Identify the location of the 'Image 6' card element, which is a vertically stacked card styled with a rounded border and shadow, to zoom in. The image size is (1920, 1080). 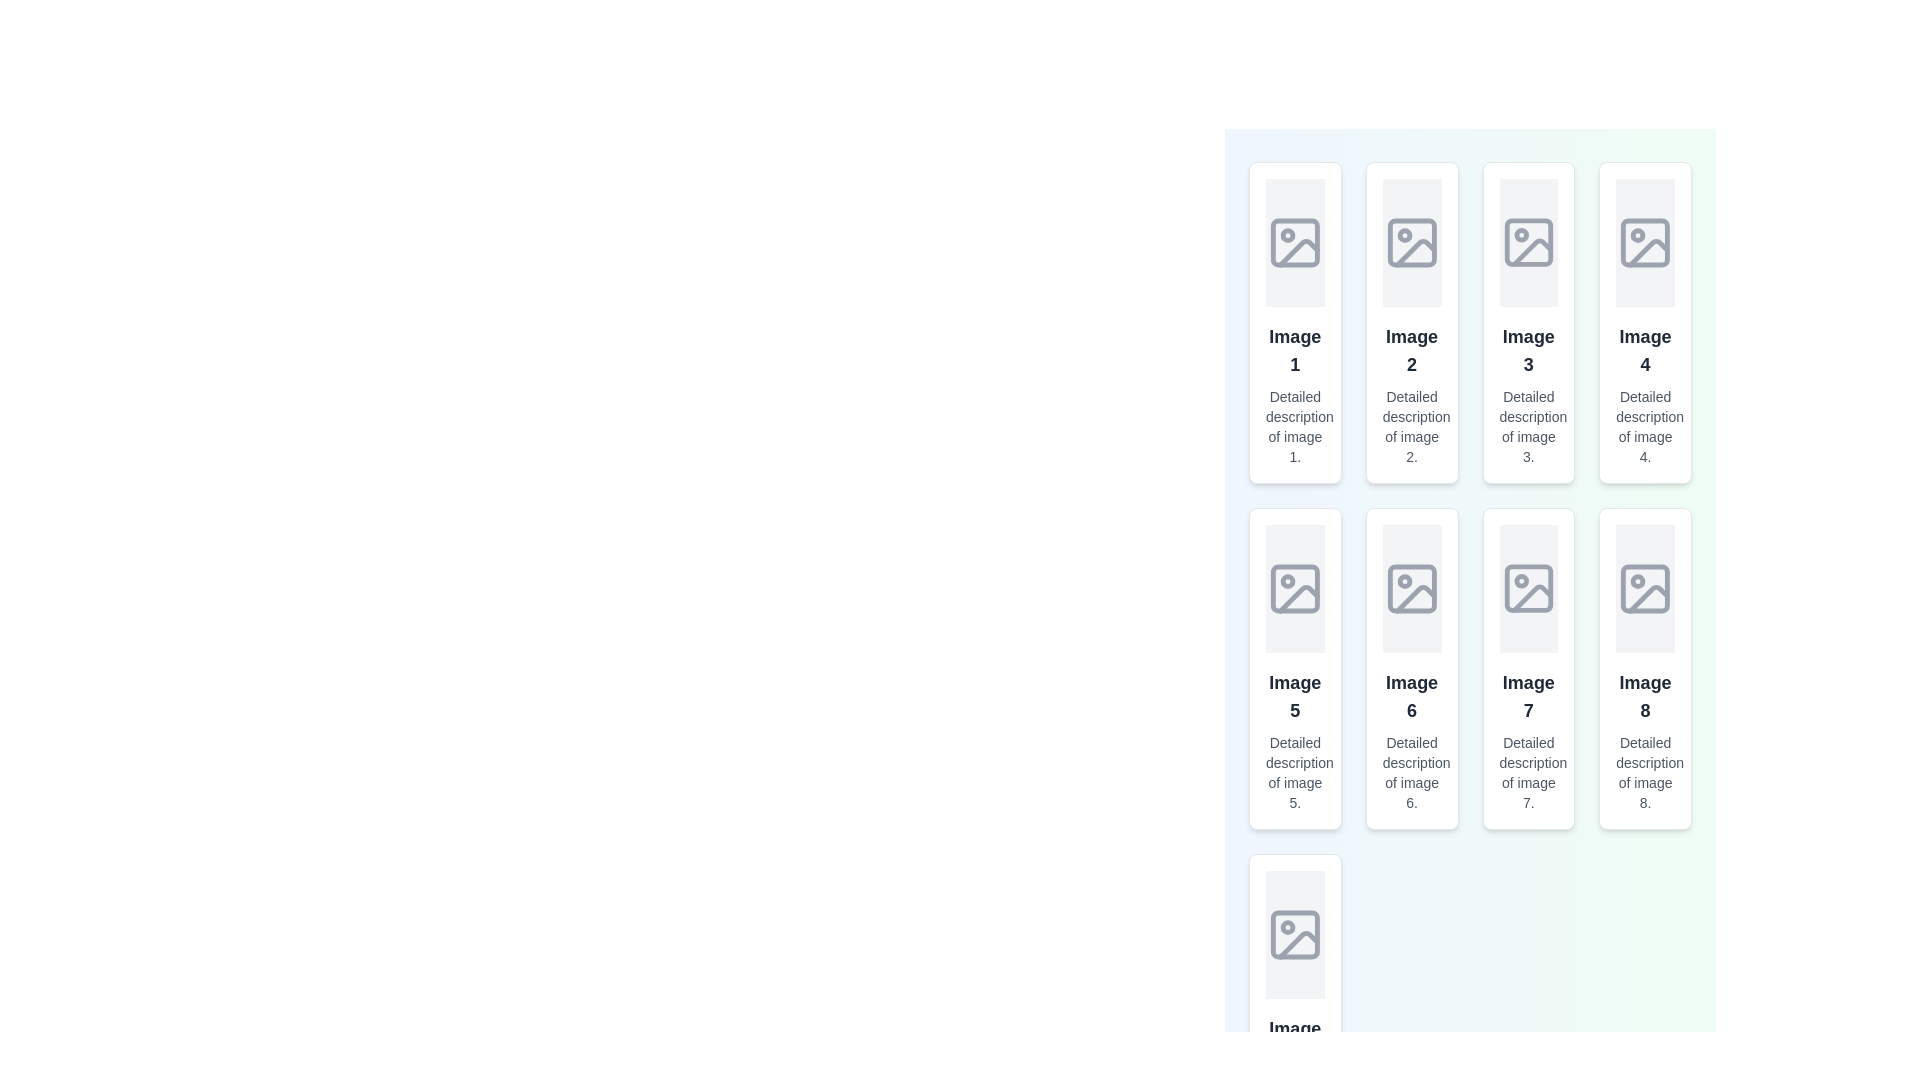
(1411, 668).